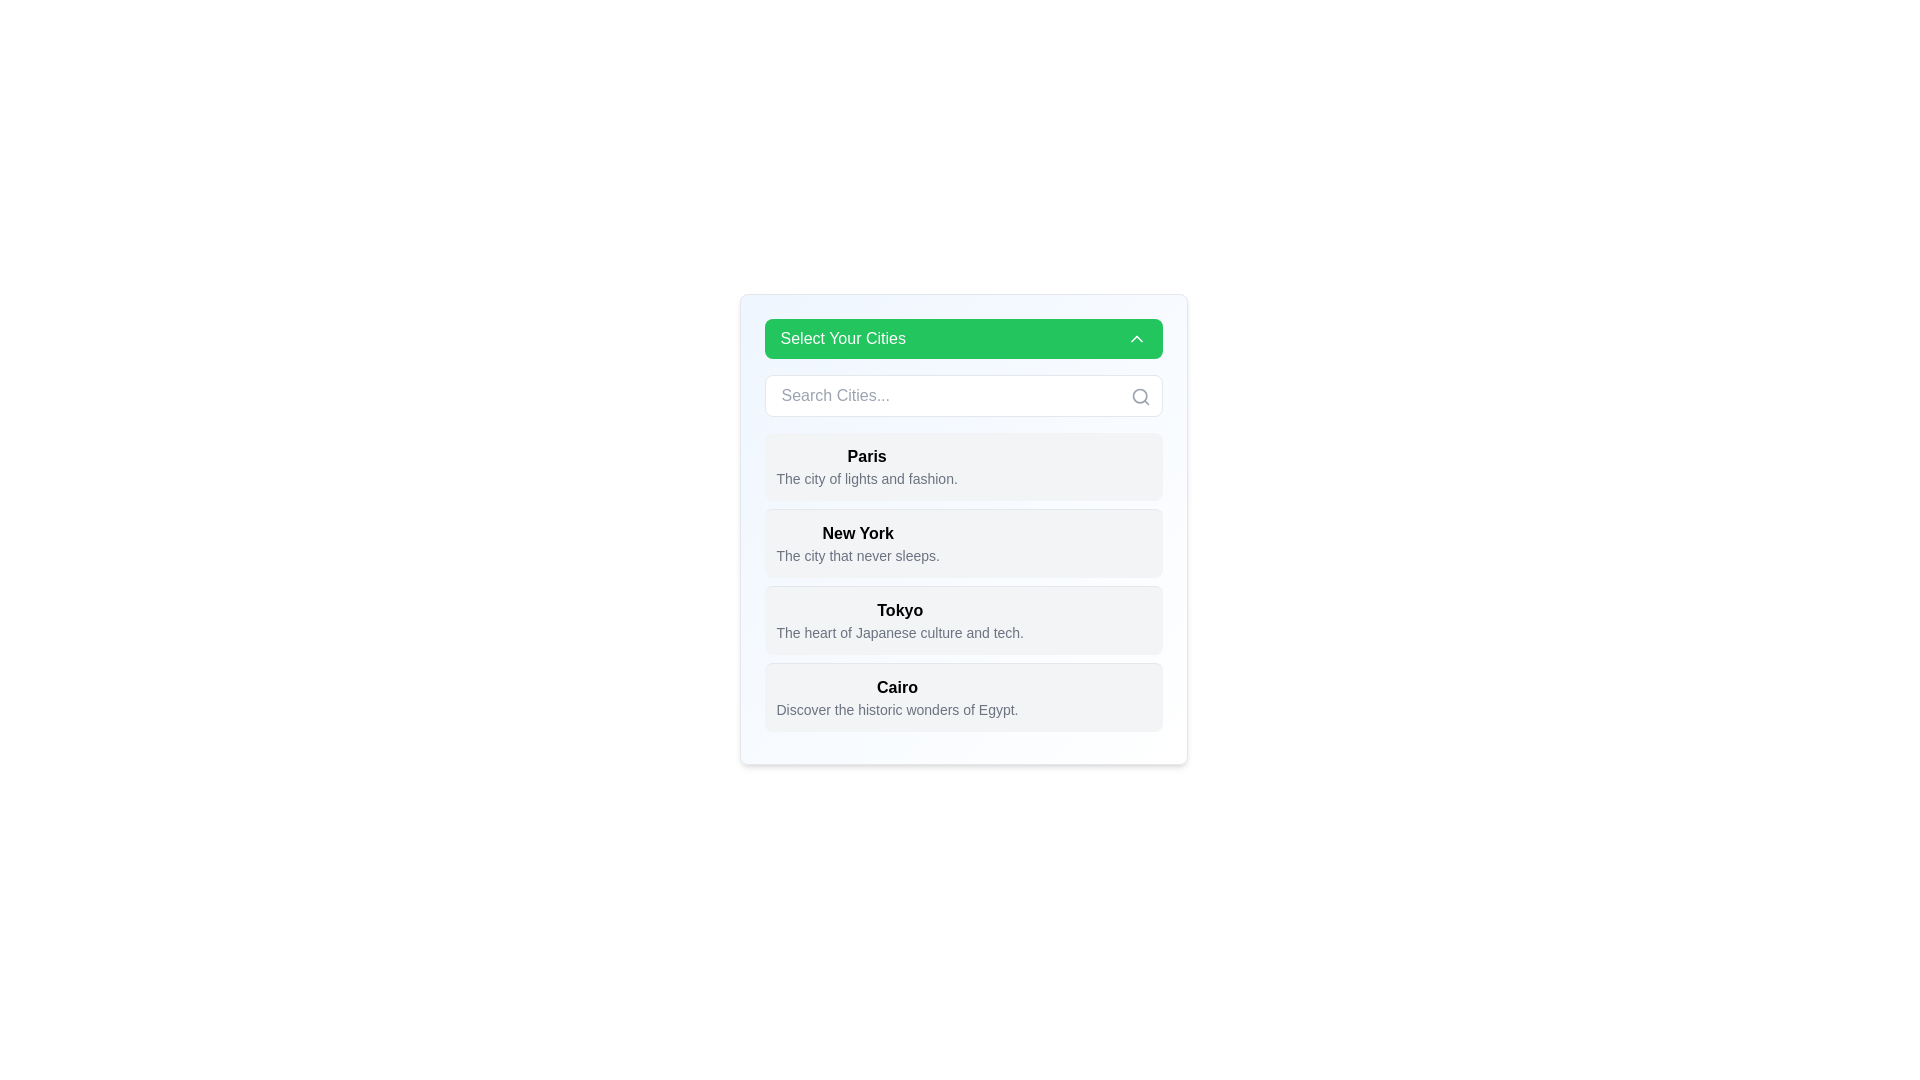  I want to click on descriptive text label directly underneath the bold title 'Paris' in the first item of the vertical list of cities, so click(867, 478).